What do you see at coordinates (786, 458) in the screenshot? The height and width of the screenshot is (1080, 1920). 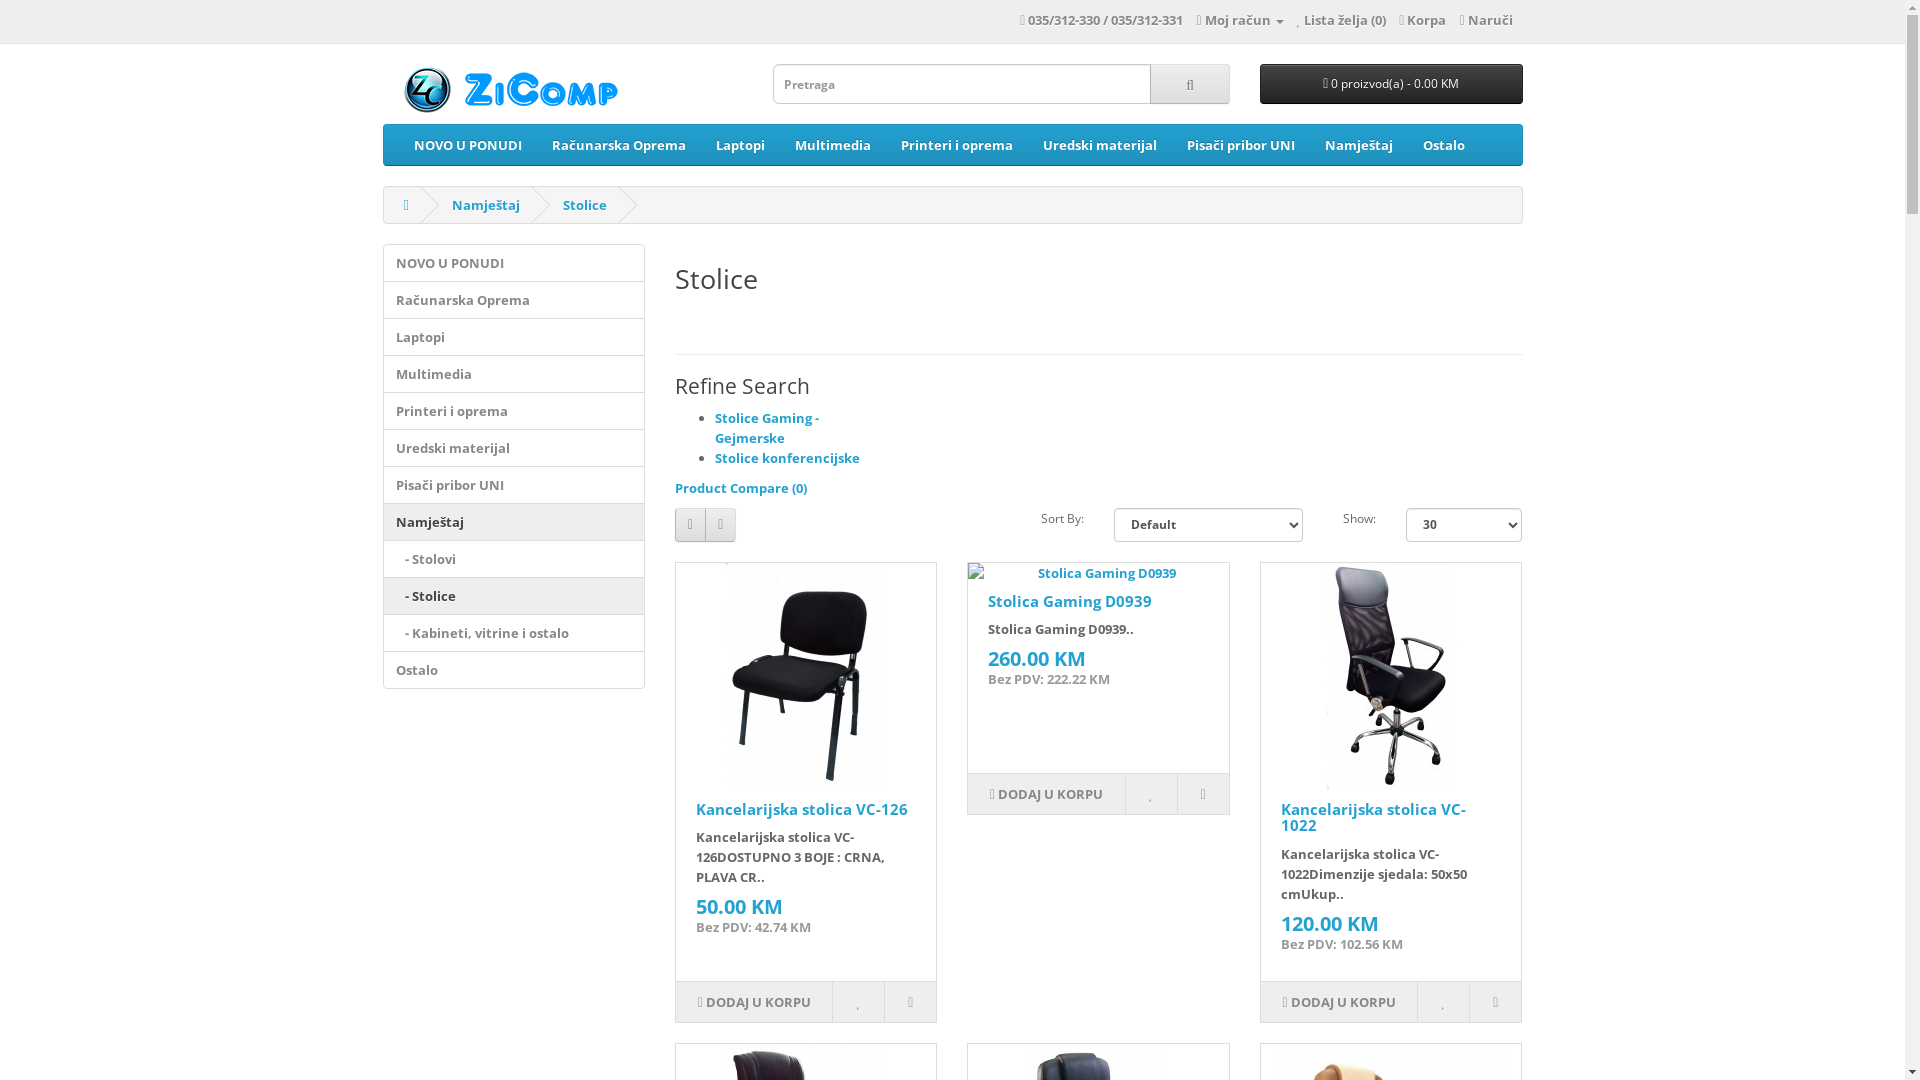 I see `'Stolice konferencijske'` at bounding box center [786, 458].